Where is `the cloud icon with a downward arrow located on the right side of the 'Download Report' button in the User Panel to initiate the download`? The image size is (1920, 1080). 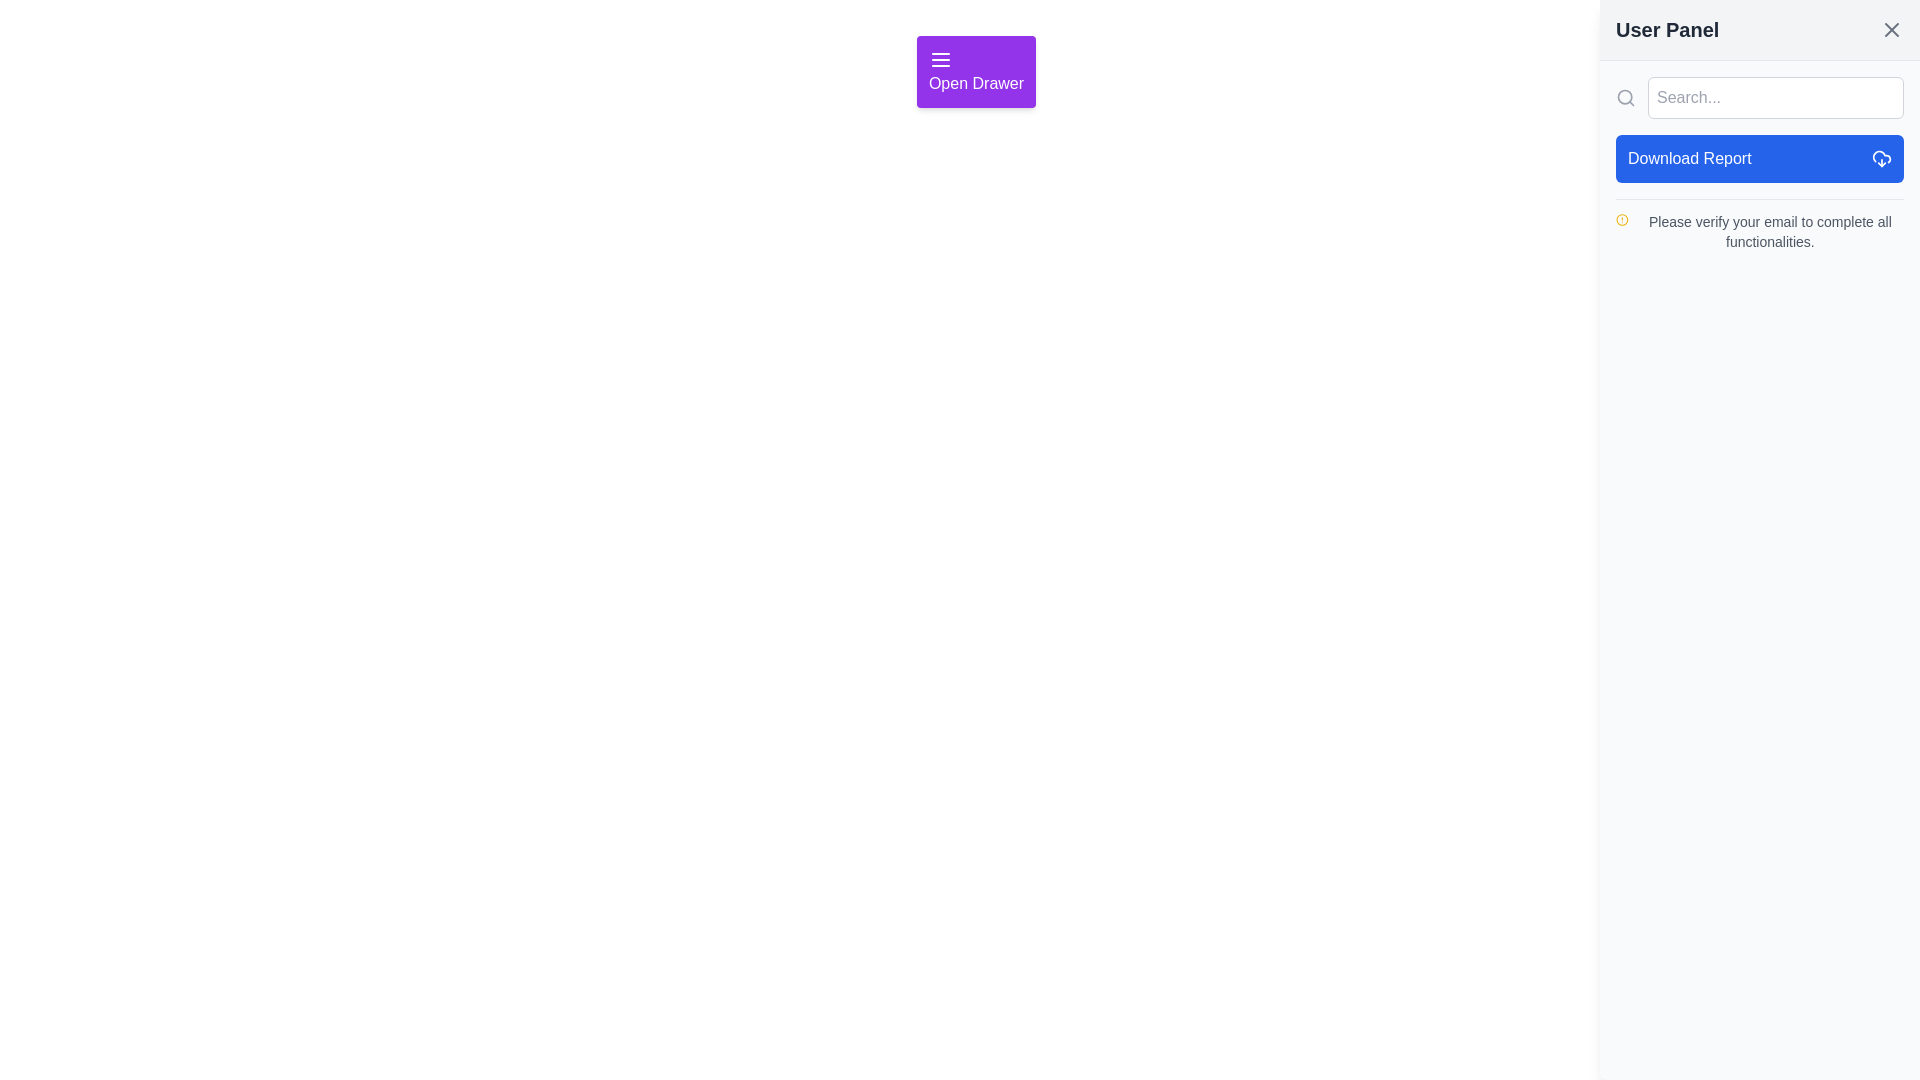 the cloud icon with a downward arrow located on the right side of the 'Download Report' button in the User Panel to initiate the download is located at coordinates (1880, 157).